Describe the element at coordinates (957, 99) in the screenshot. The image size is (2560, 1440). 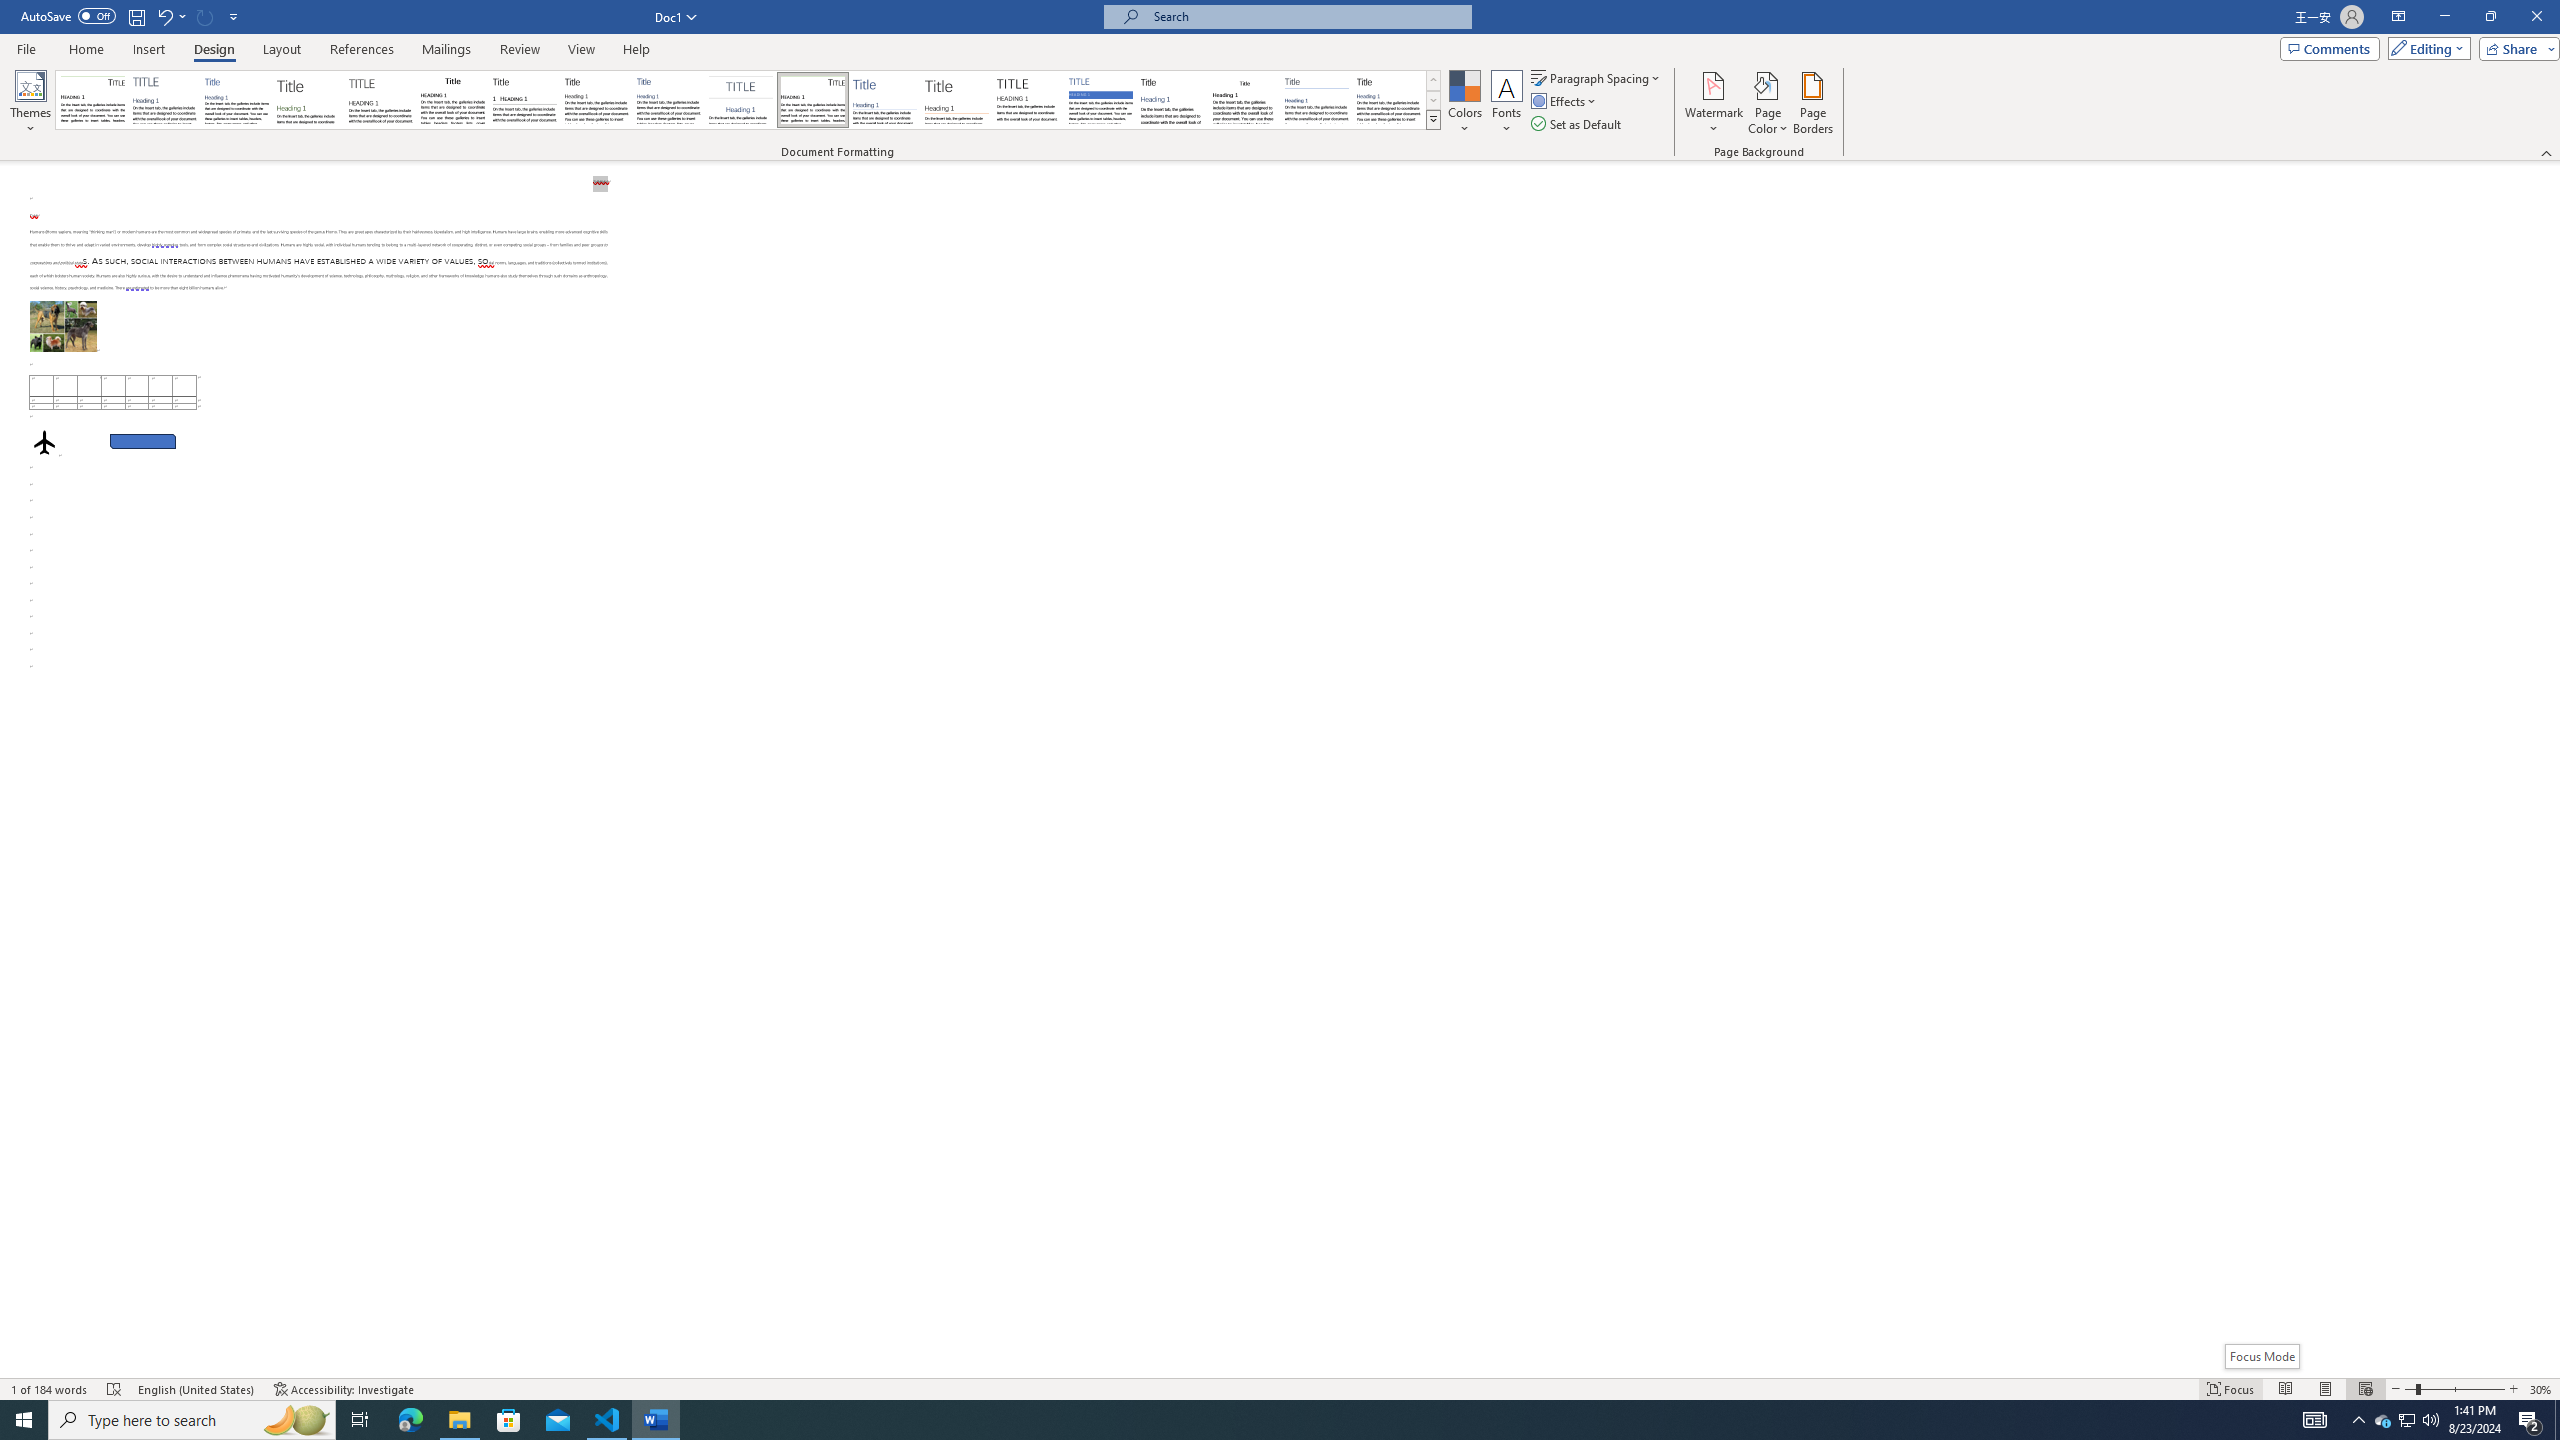
I see `'Lines (Stylish)'` at that location.